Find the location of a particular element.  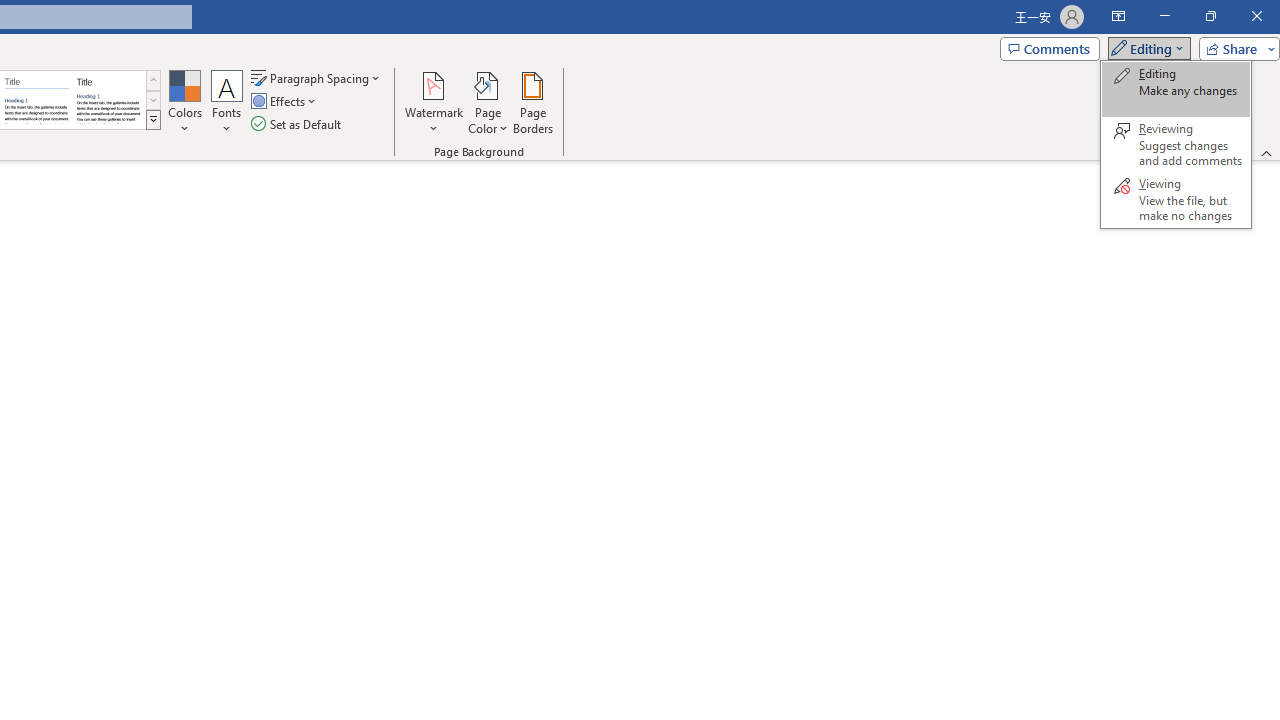

'Fonts' is located at coordinates (227, 103).